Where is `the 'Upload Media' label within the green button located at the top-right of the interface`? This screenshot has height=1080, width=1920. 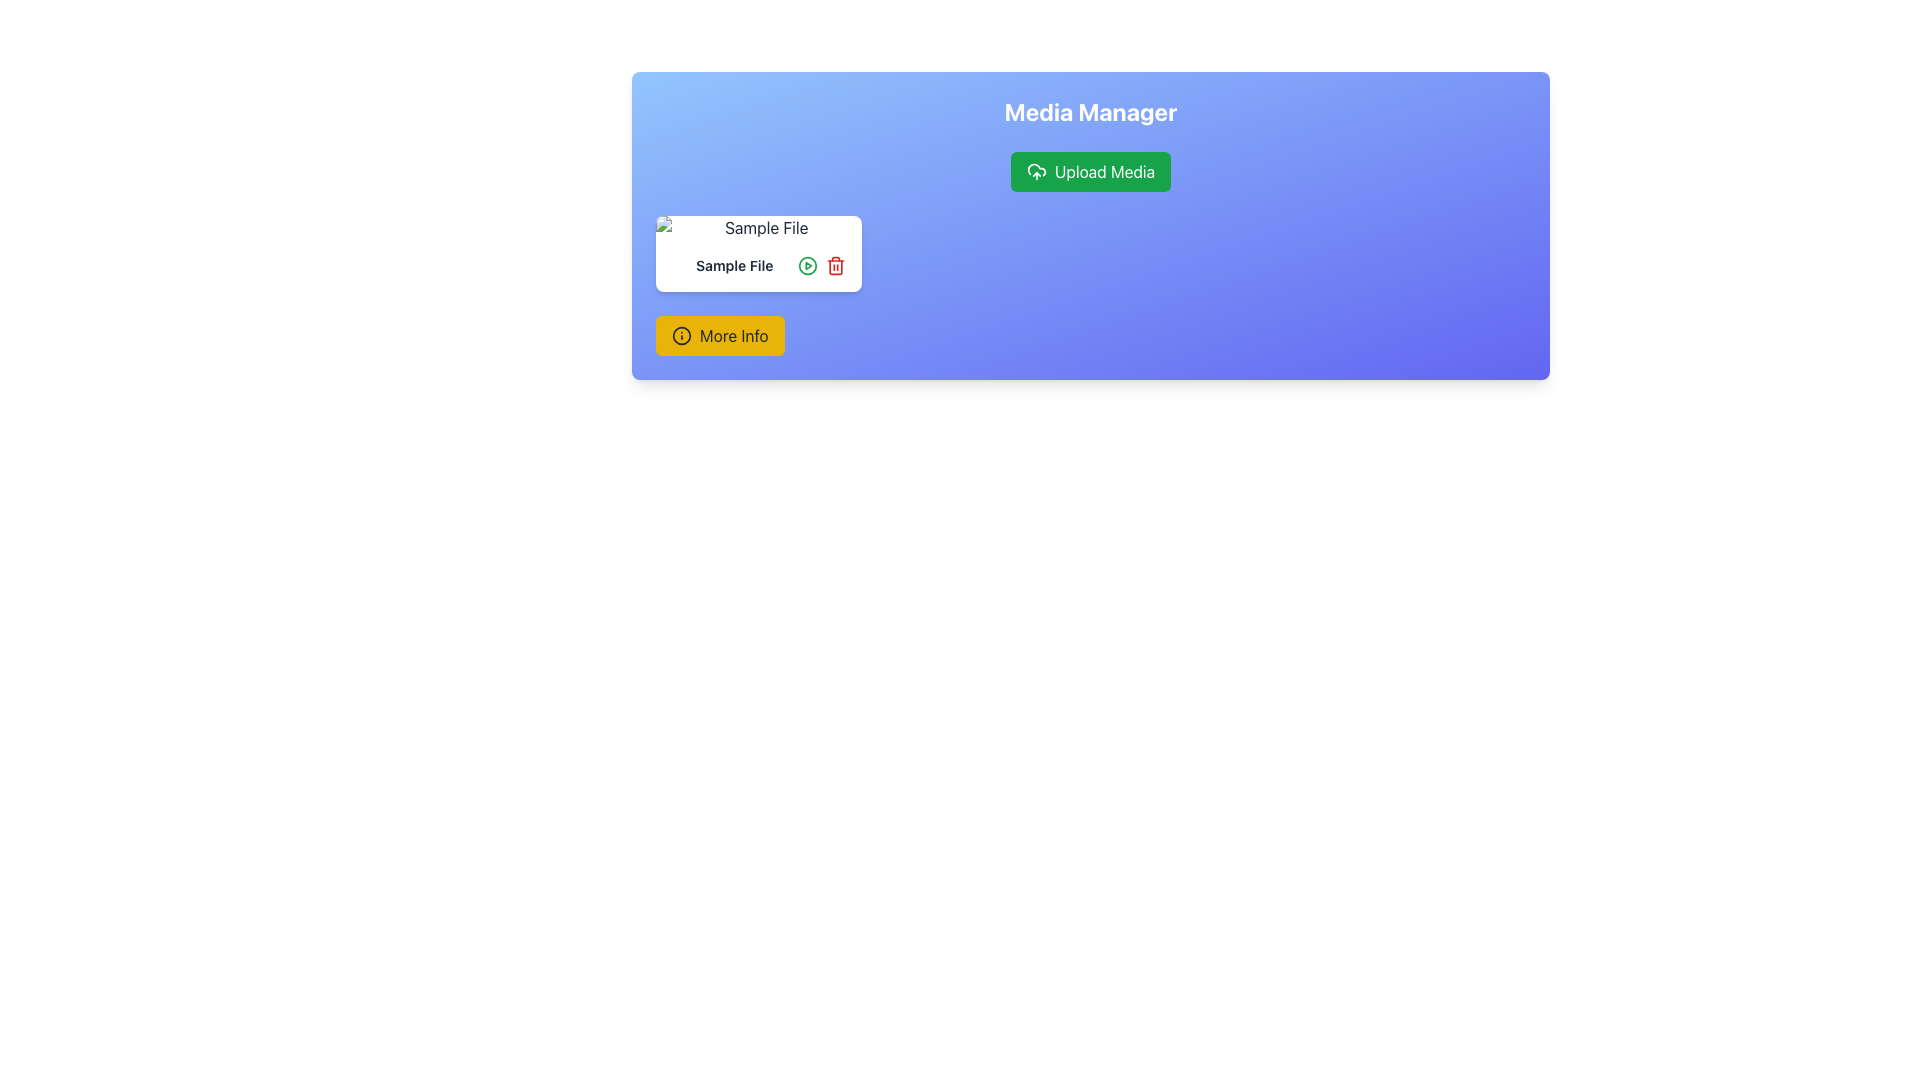
the 'Upload Media' label within the green button located at the top-right of the interface is located at coordinates (1103, 171).